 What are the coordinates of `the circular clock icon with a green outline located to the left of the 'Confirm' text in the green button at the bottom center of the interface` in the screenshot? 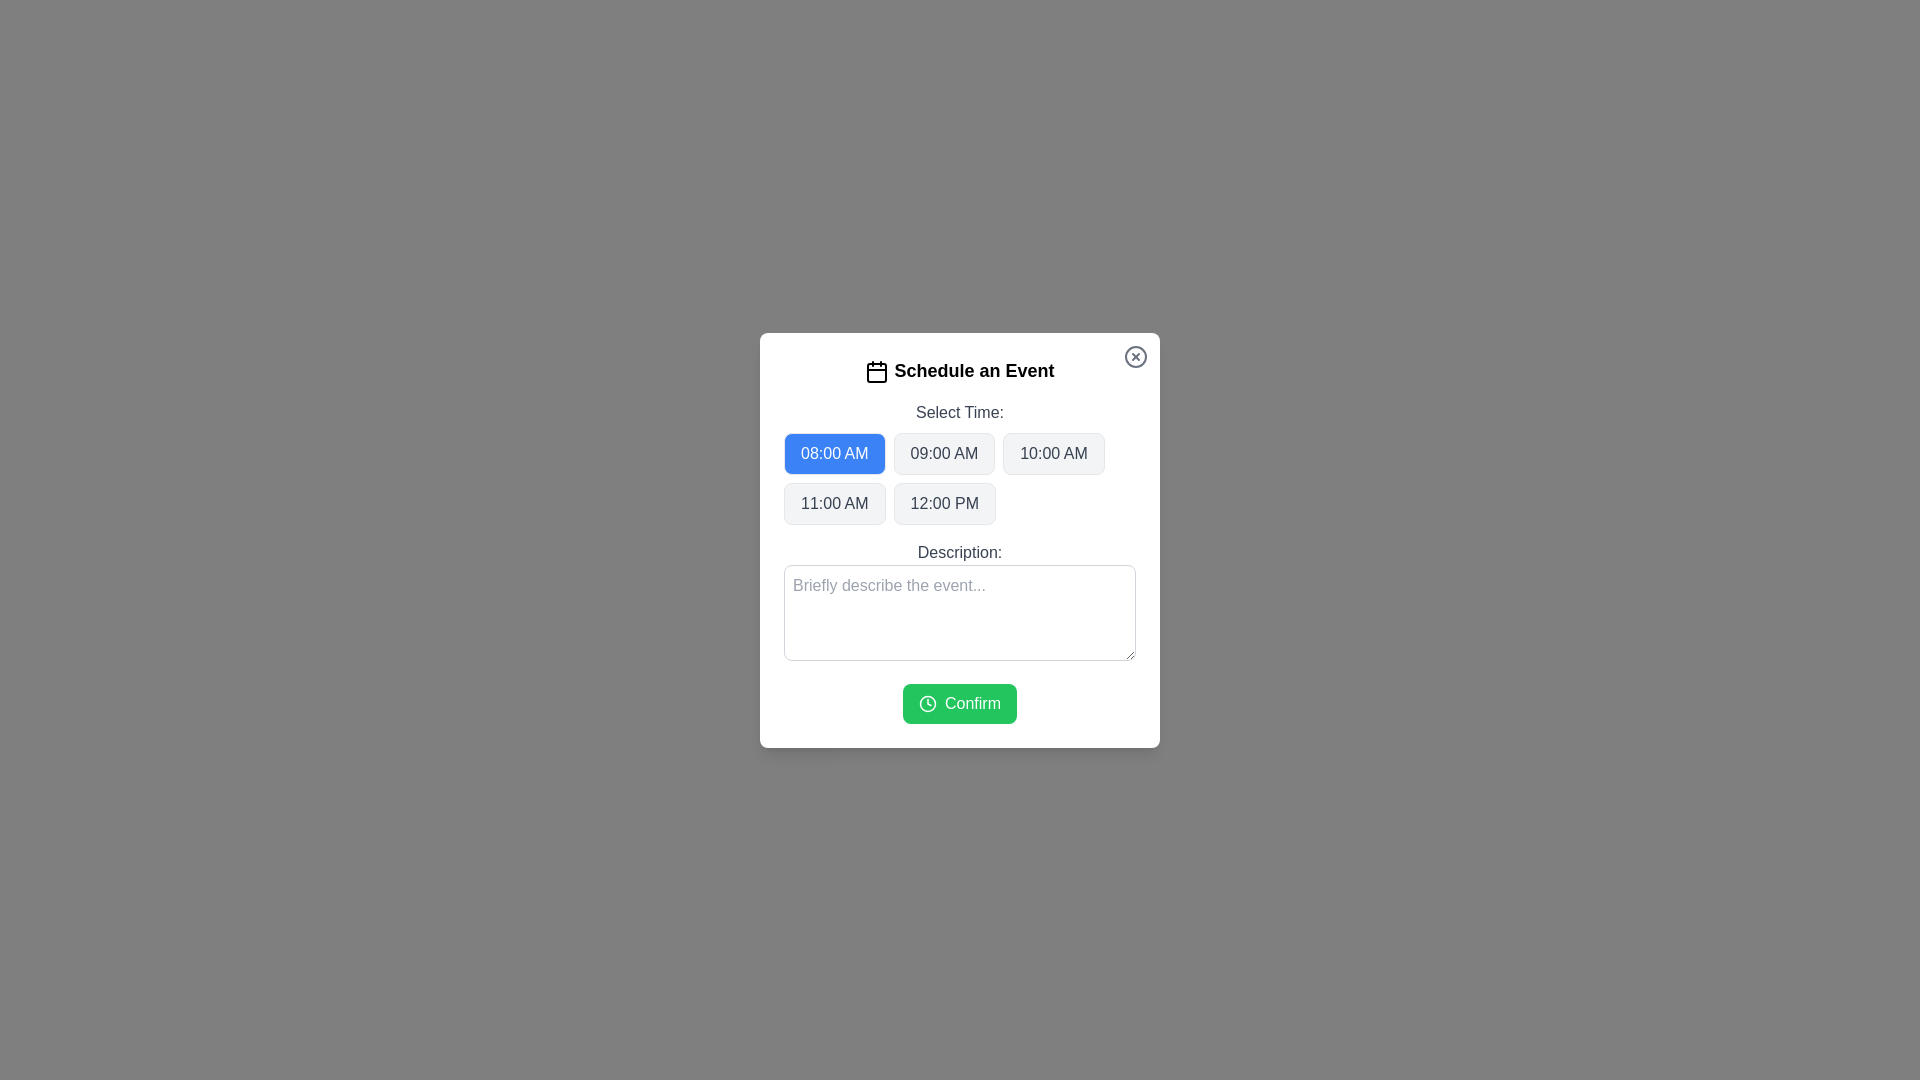 It's located at (926, 702).